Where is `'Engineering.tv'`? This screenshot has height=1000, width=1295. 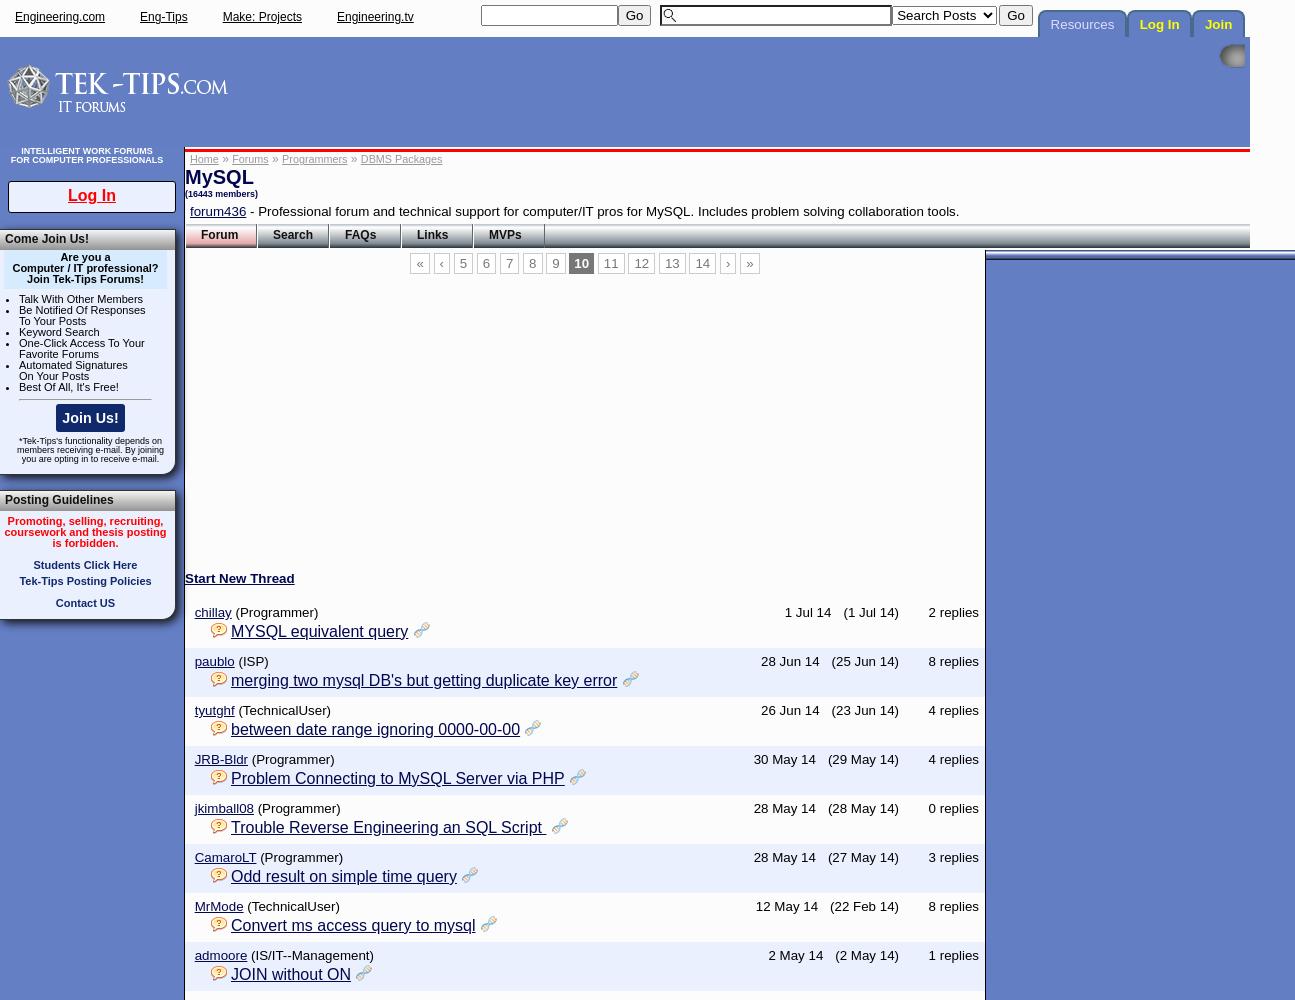 'Engineering.tv' is located at coordinates (374, 17).